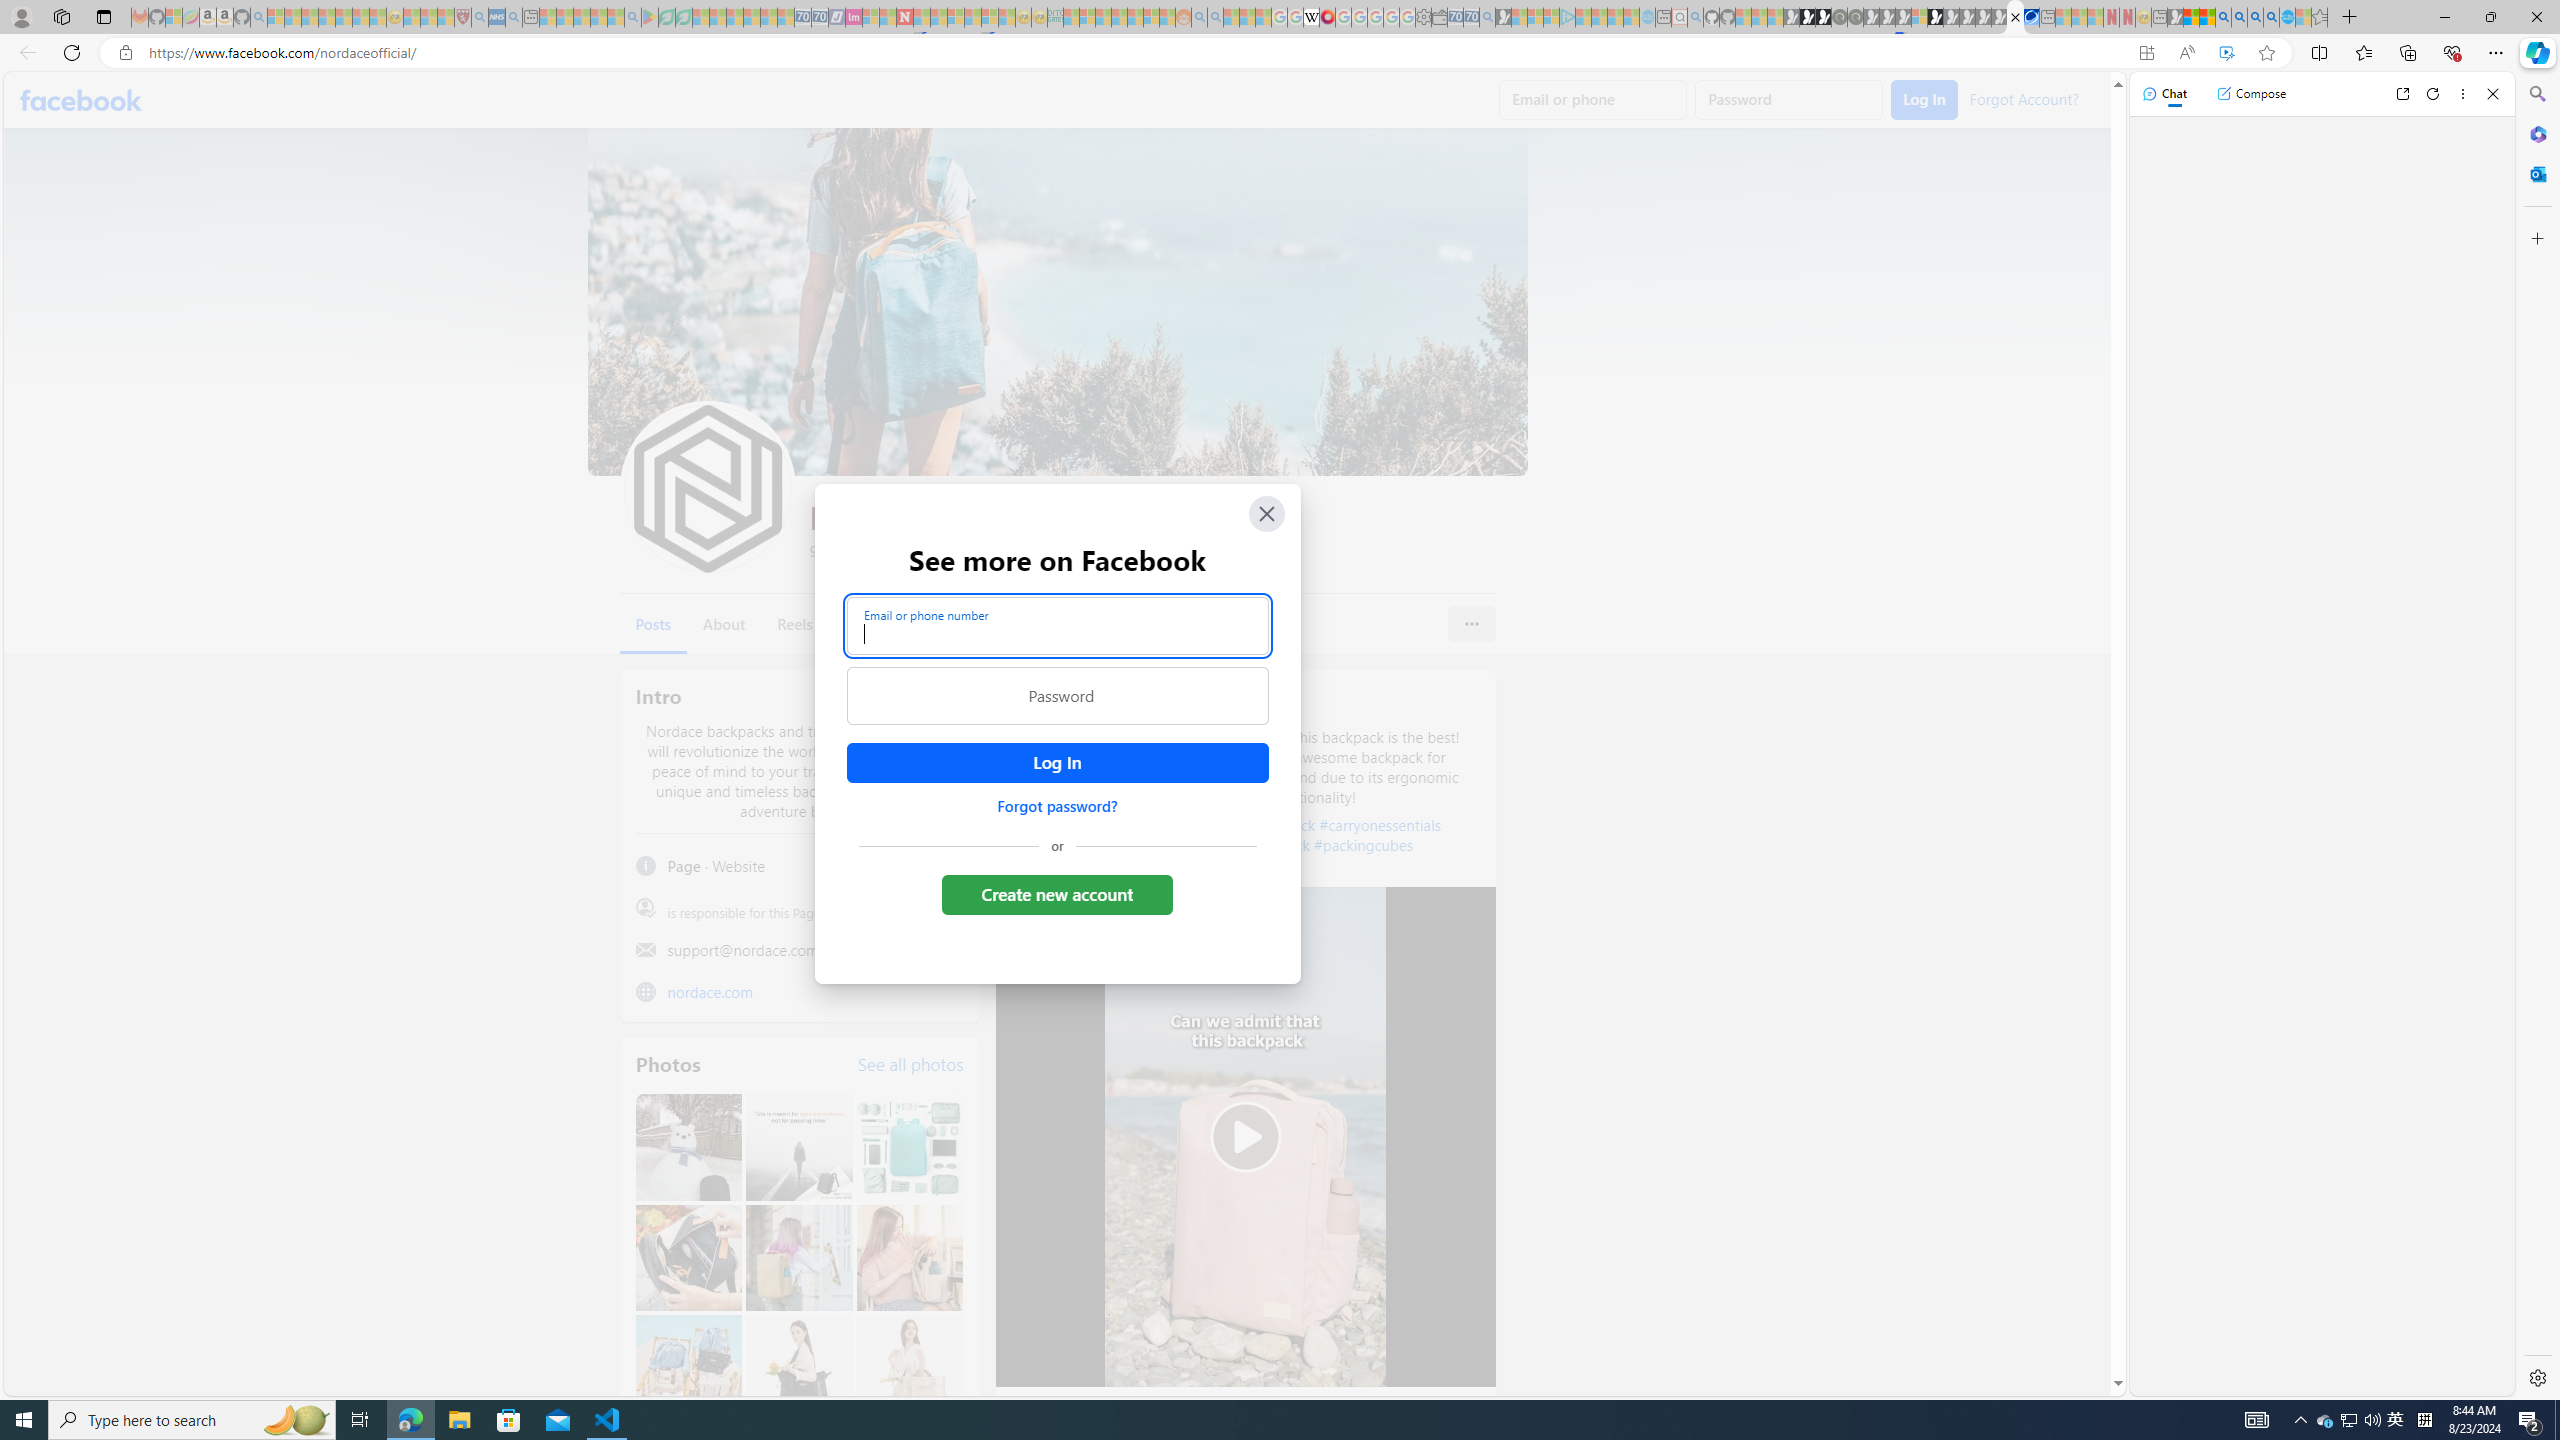 The height and width of the screenshot is (1440, 2560). What do you see at coordinates (1057, 893) in the screenshot?
I see `'Create new account'` at bounding box center [1057, 893].